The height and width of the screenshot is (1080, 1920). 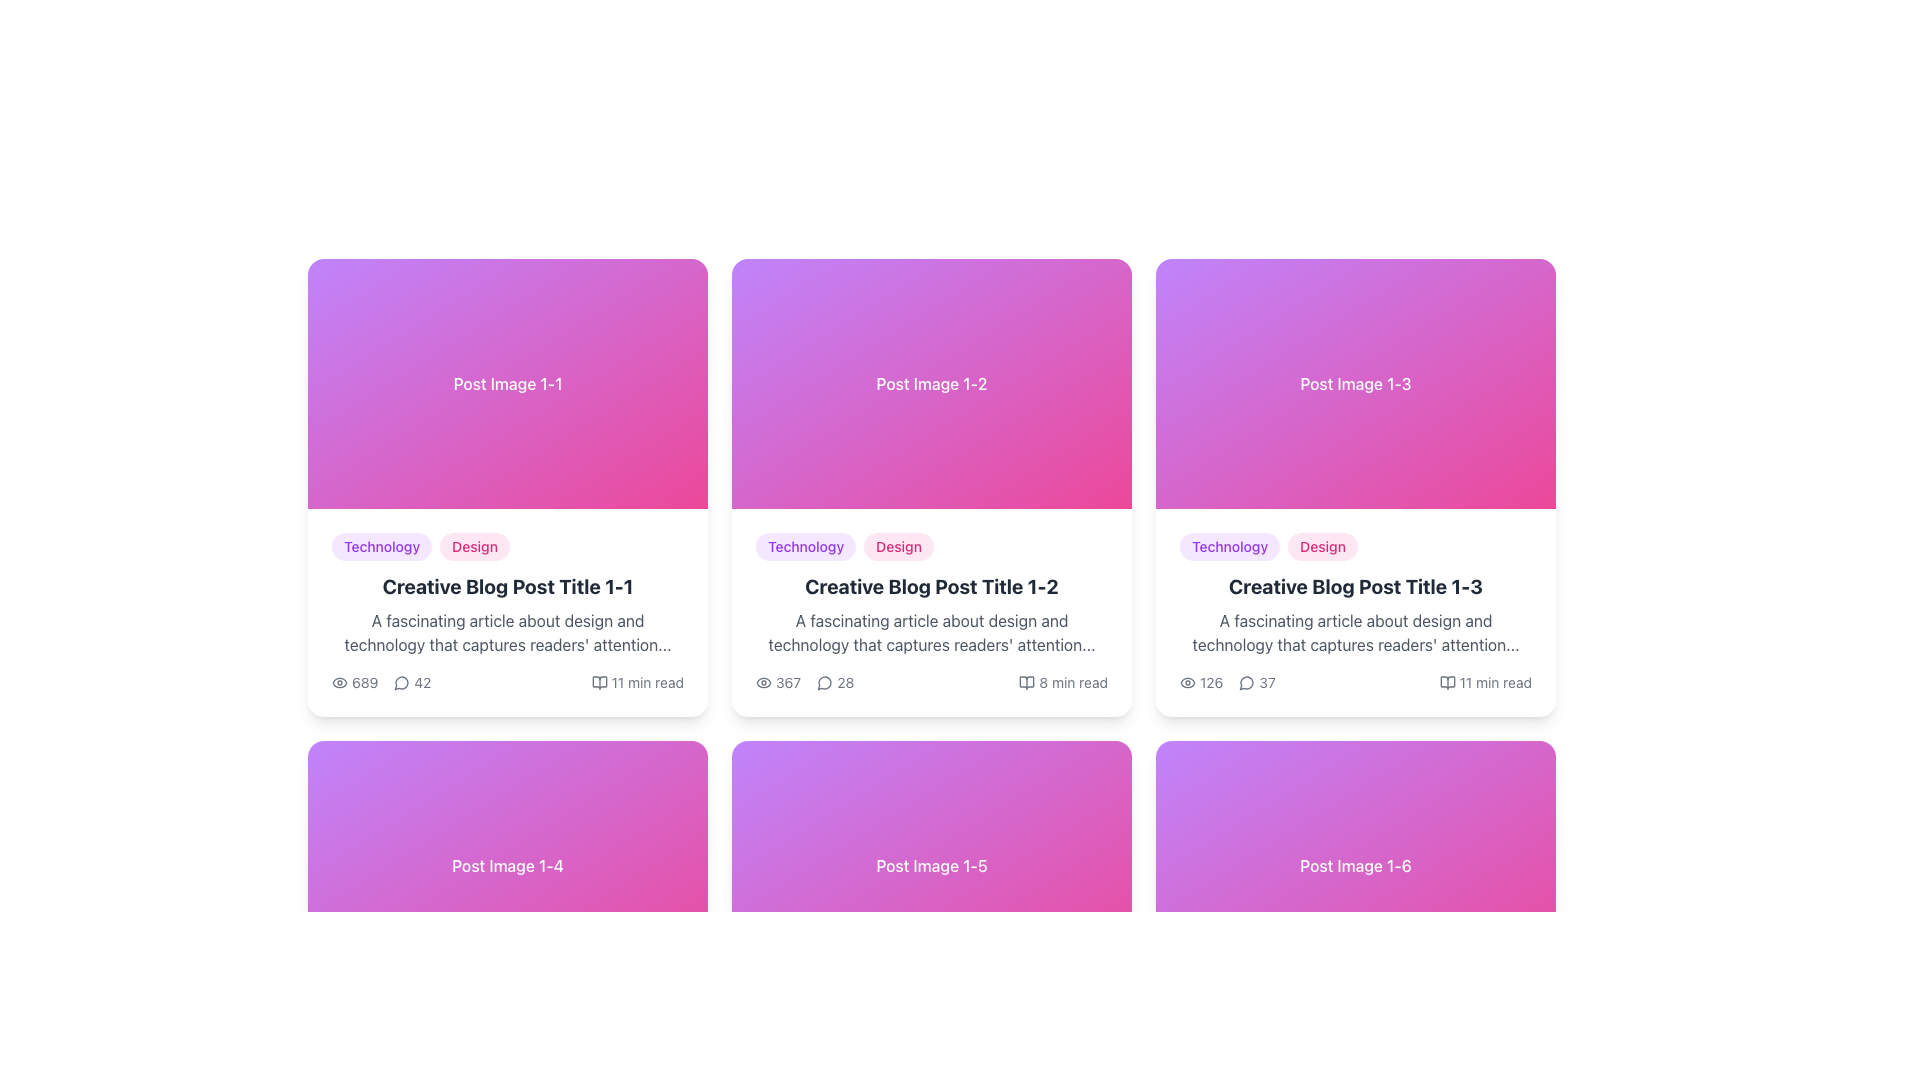 I want to click on the second card in the first row of the grid layout that provides a preview and summary of a specific blog post, so click(x=930, y=488).